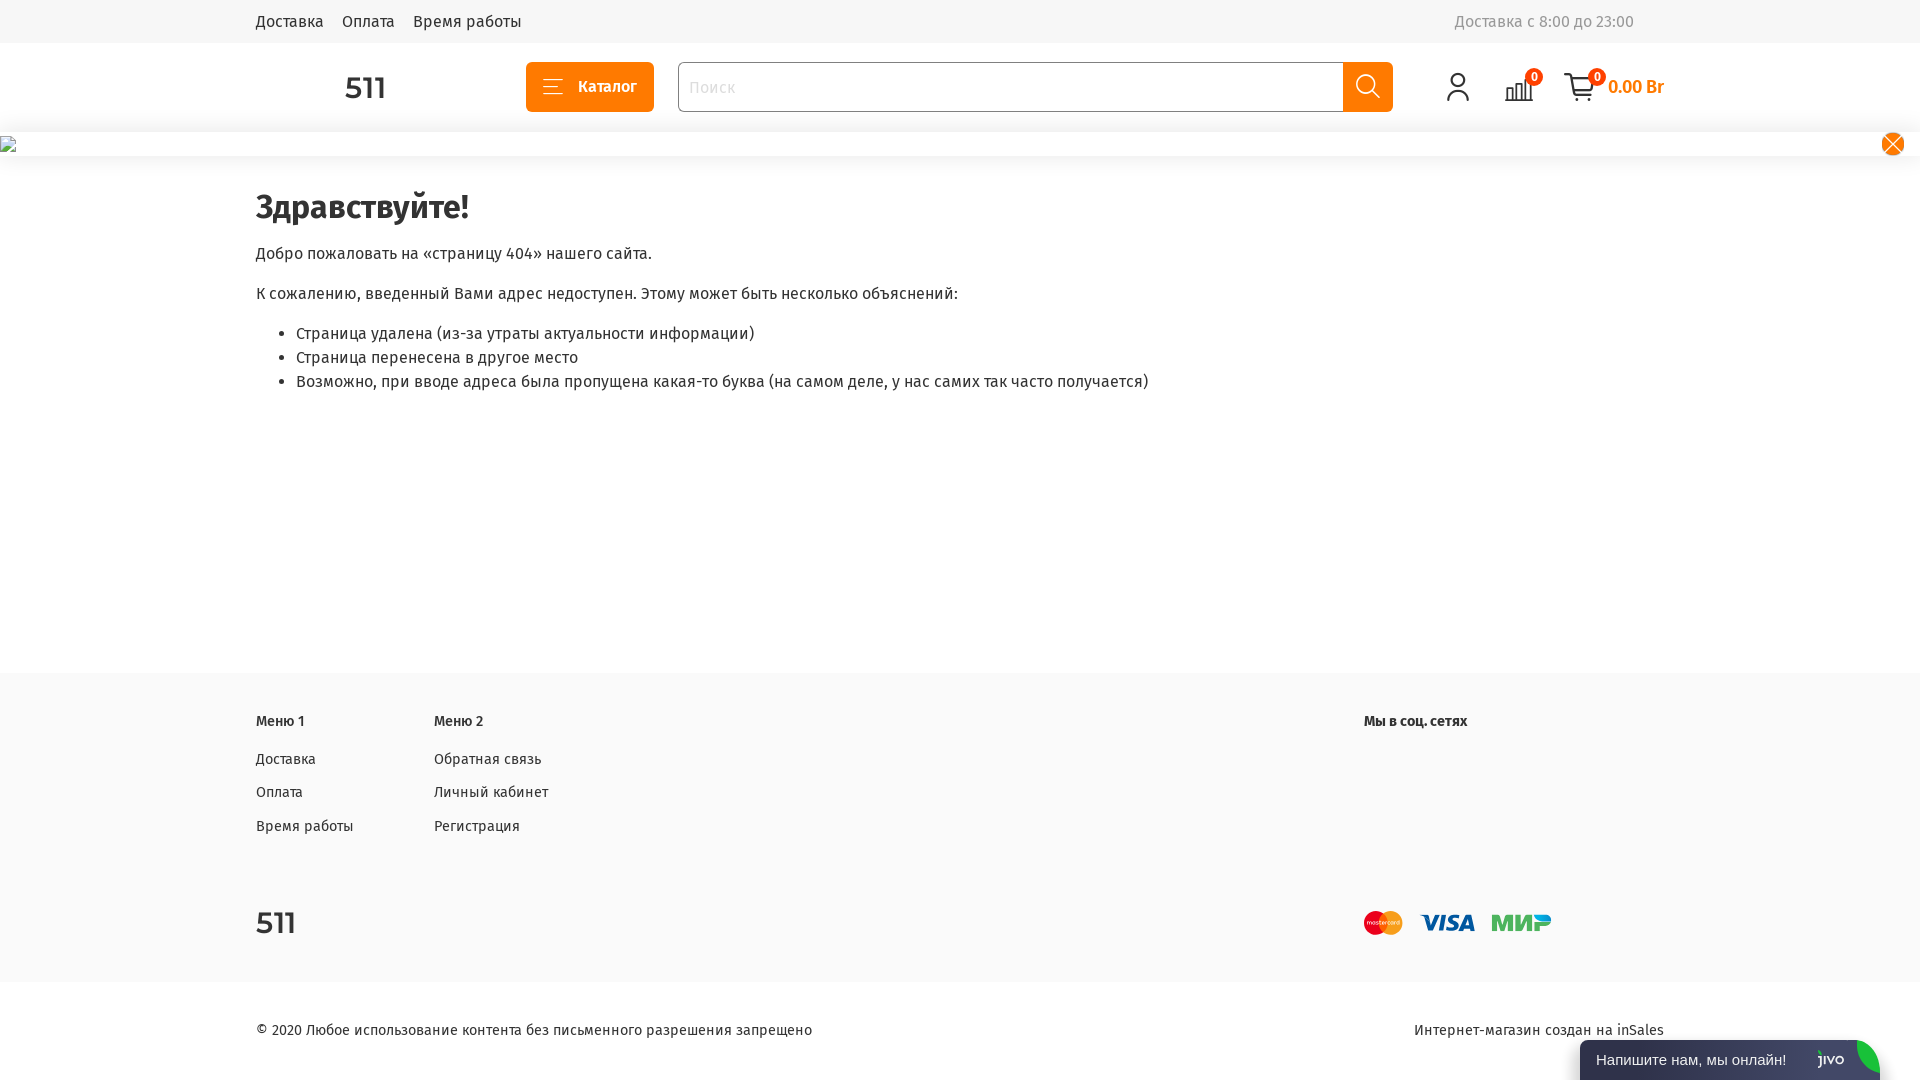 Image resolution: width=1920 pixels, height=1080 pixels. What do you see at coordinates (1613, 86) in the screenshot?
I see `'0` at bounding box center [1613, 86].